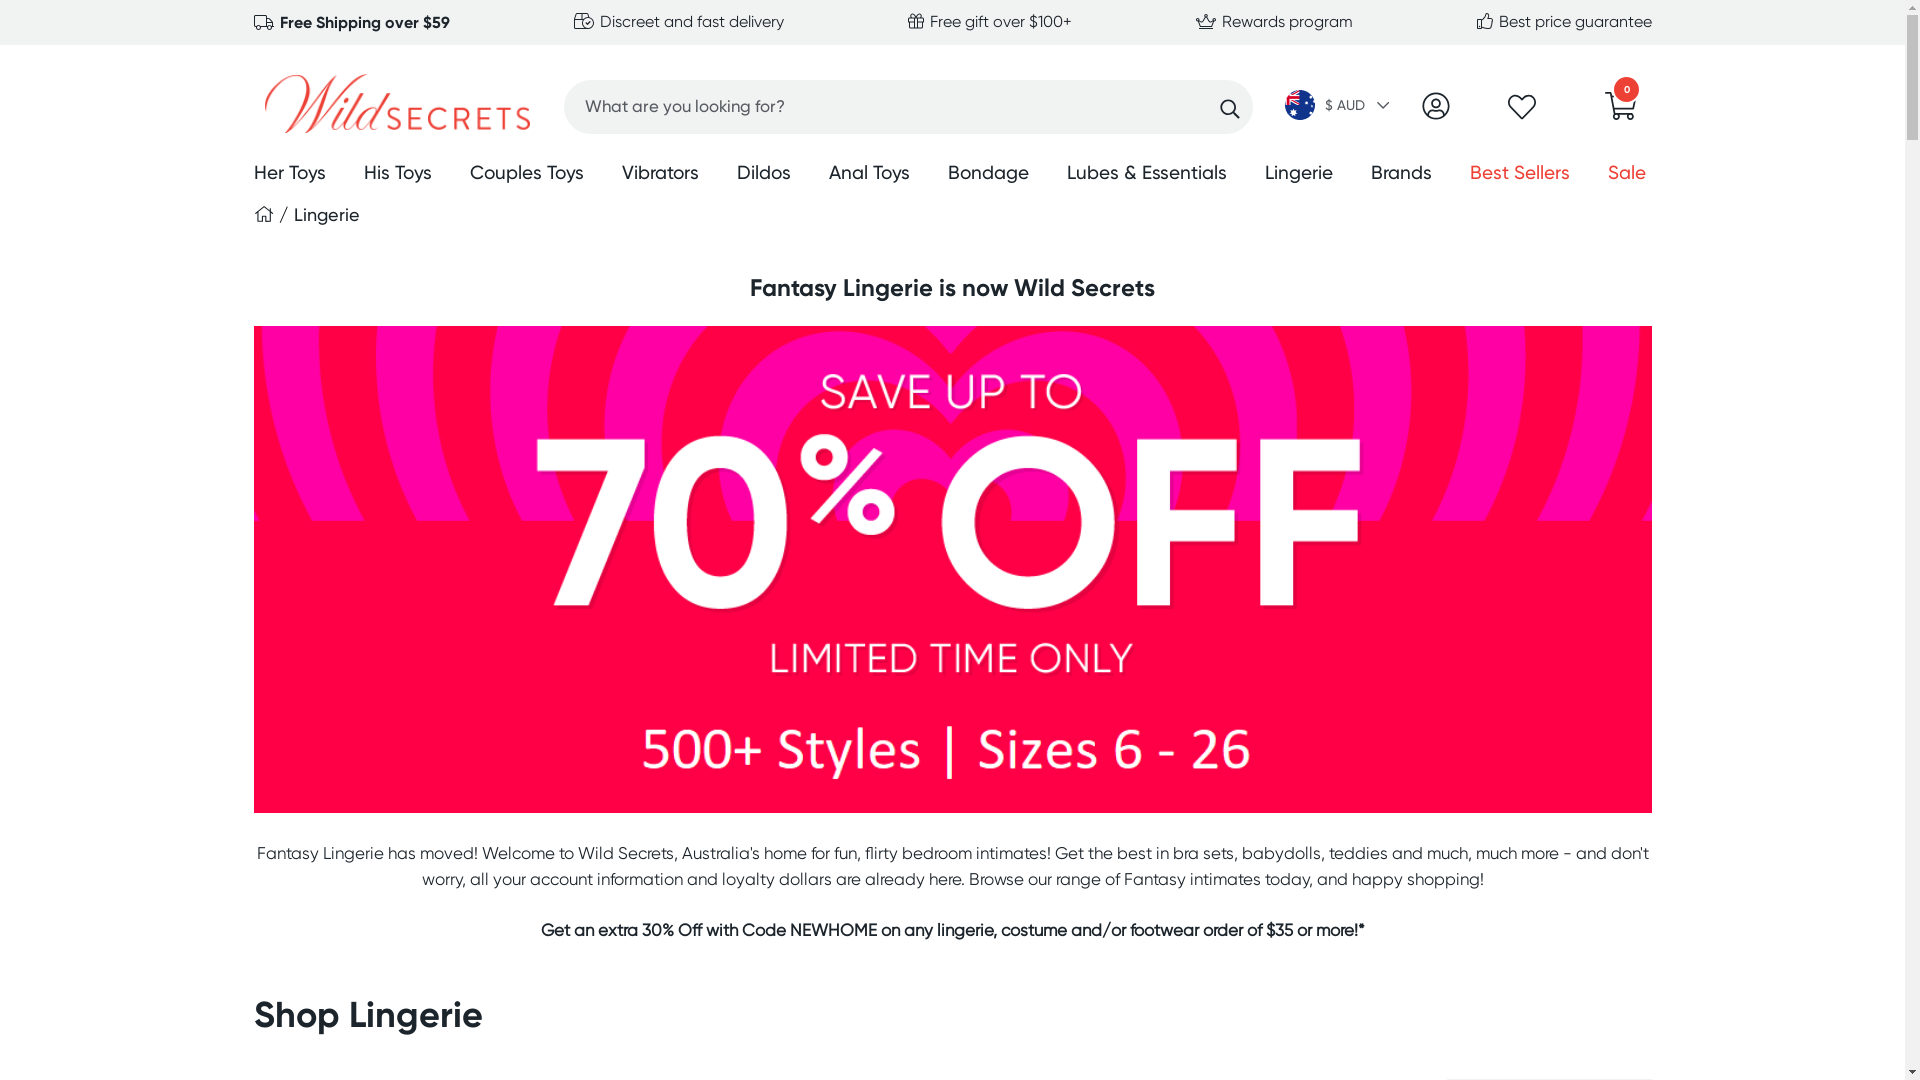  I want to click on 'Best price guarantee', so click(1562, 21).